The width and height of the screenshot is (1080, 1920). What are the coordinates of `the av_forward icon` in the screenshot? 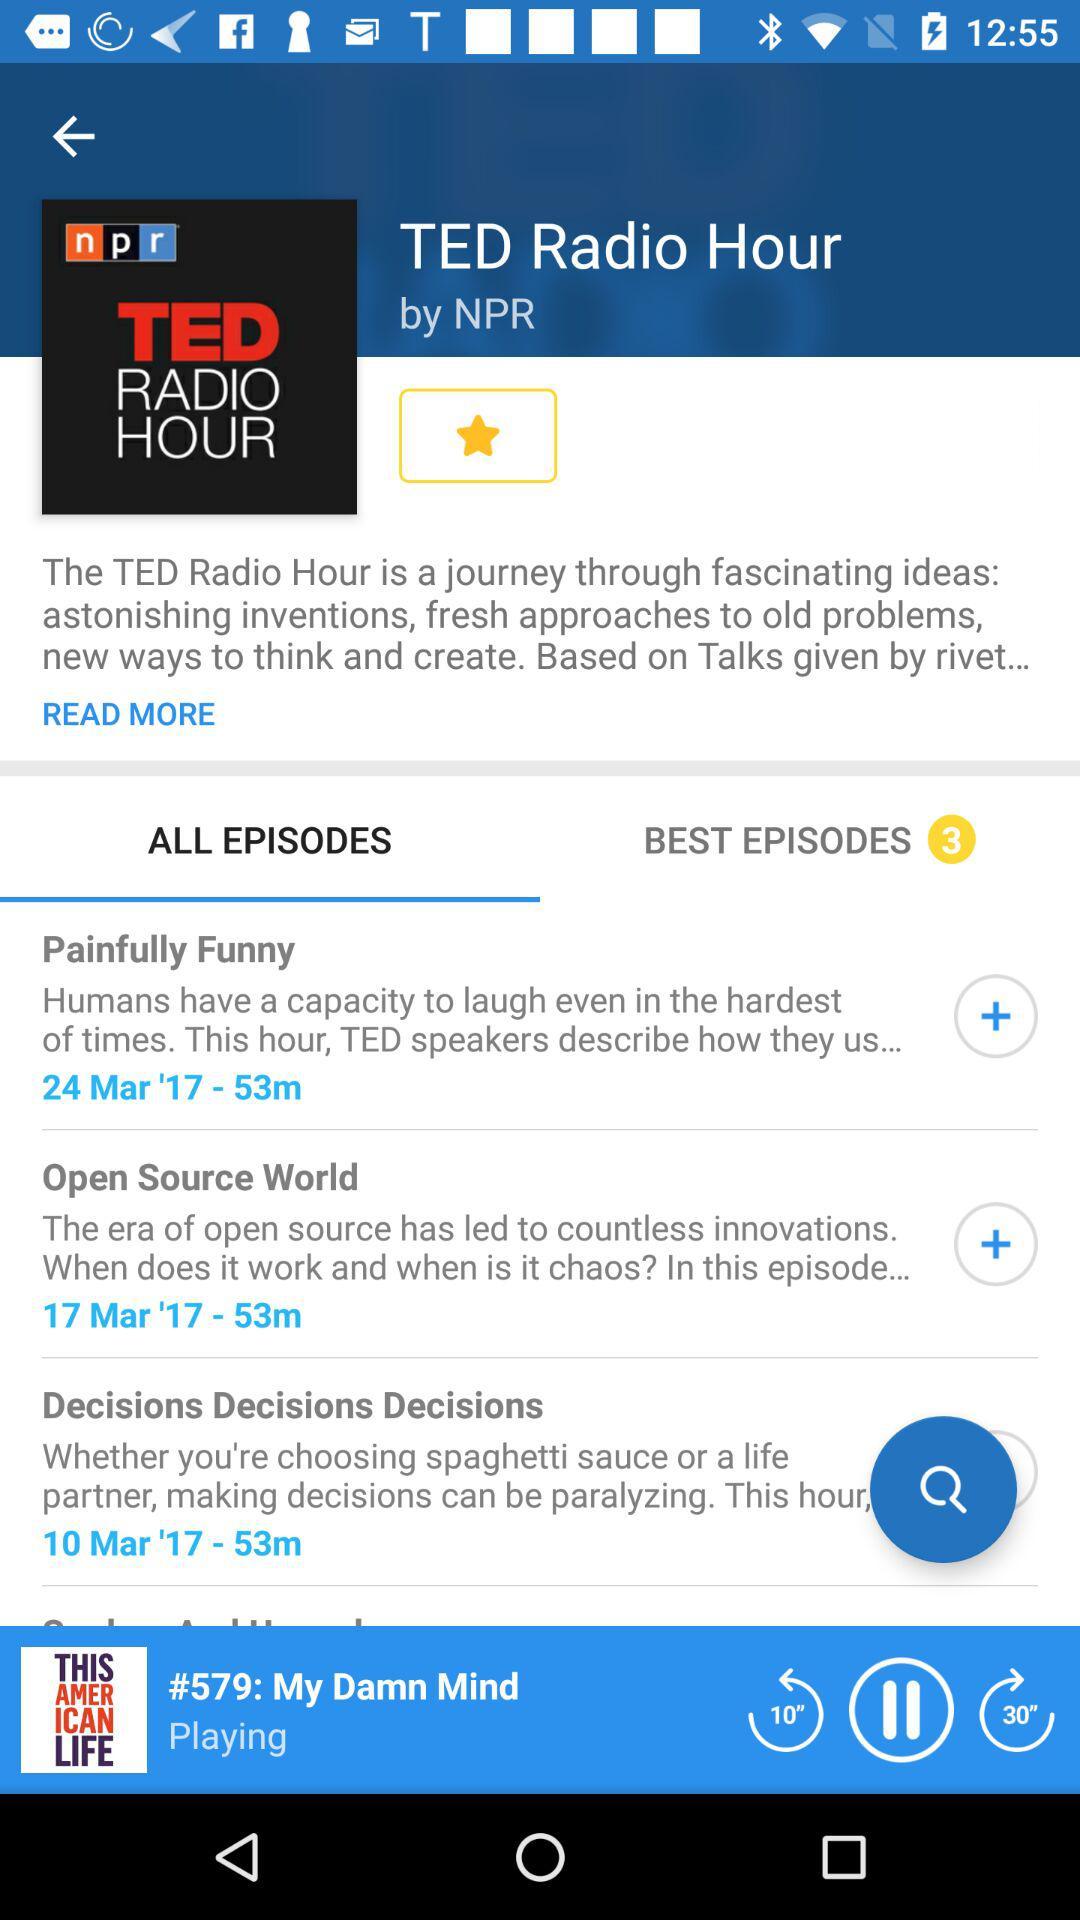 It's located at (1017, 1708).